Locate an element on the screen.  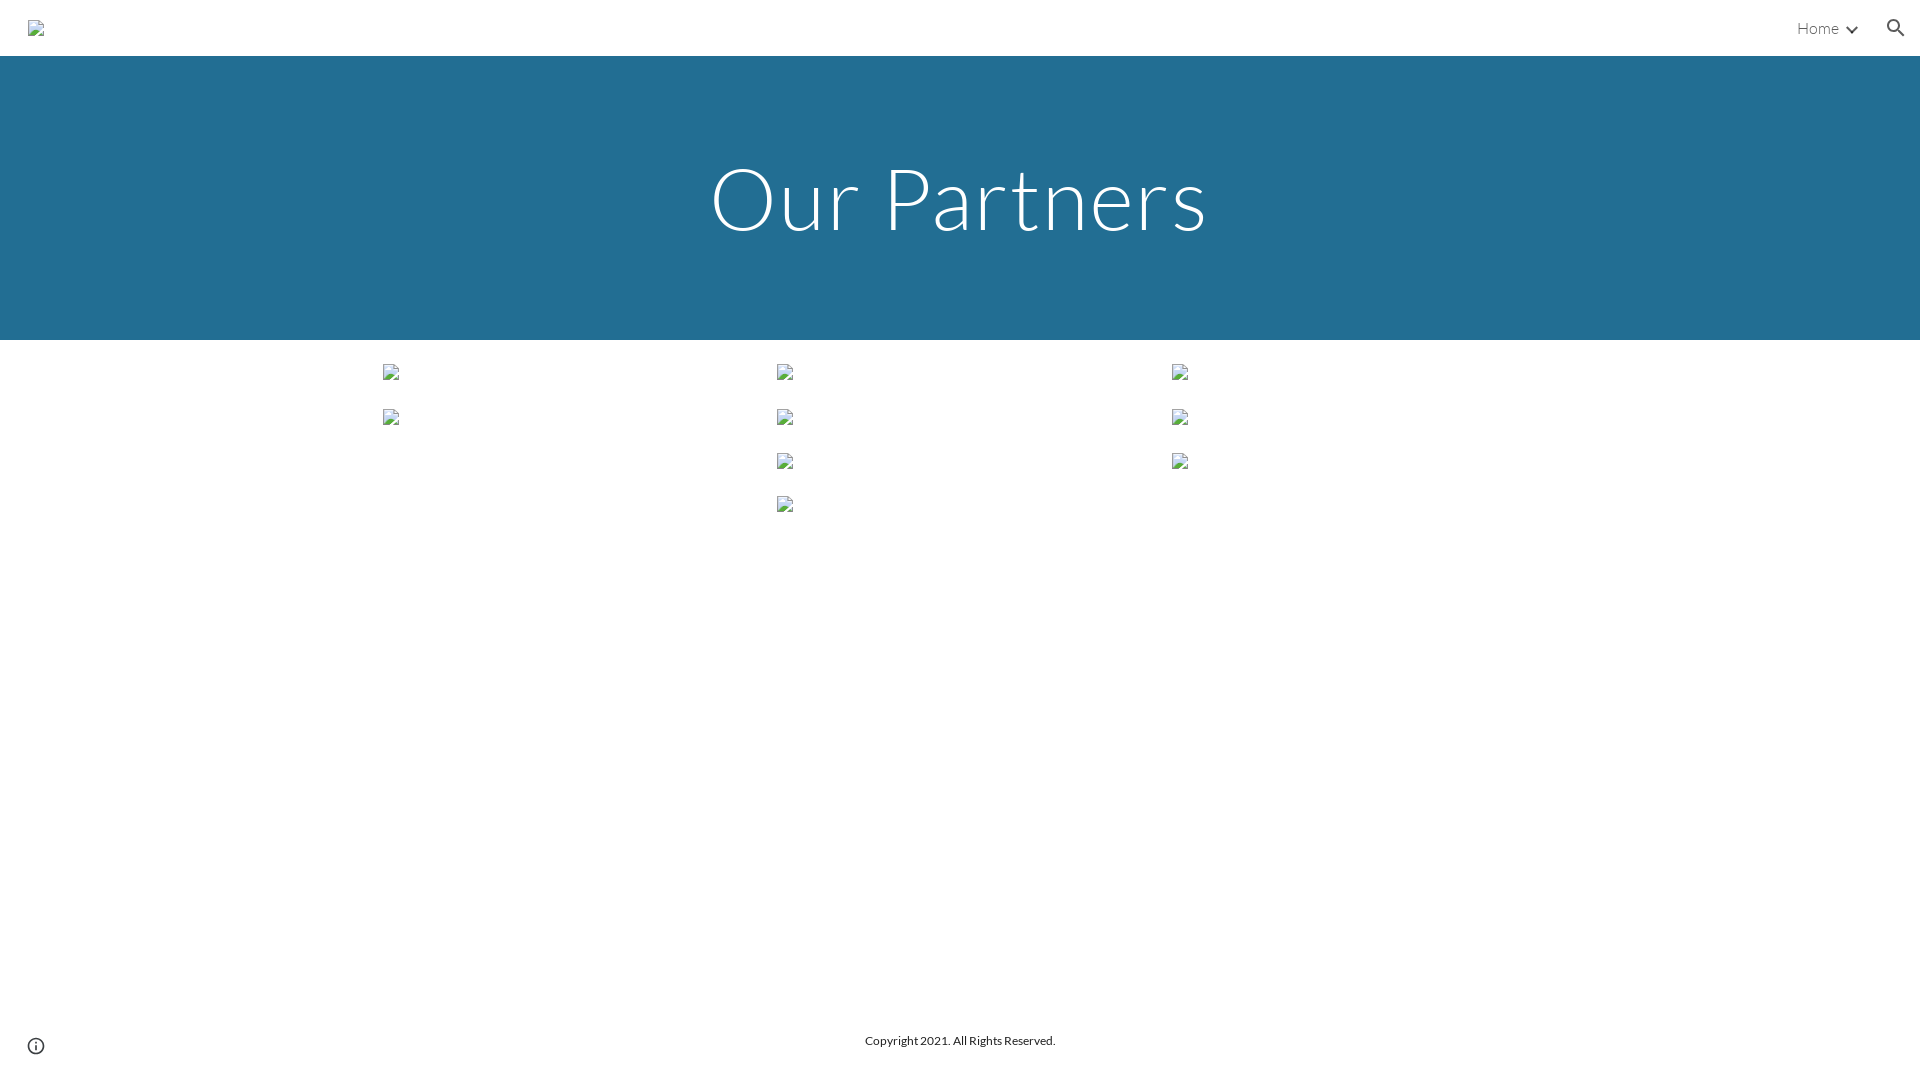
'Expand/Collapse' is located at coordinates (1850, 27).